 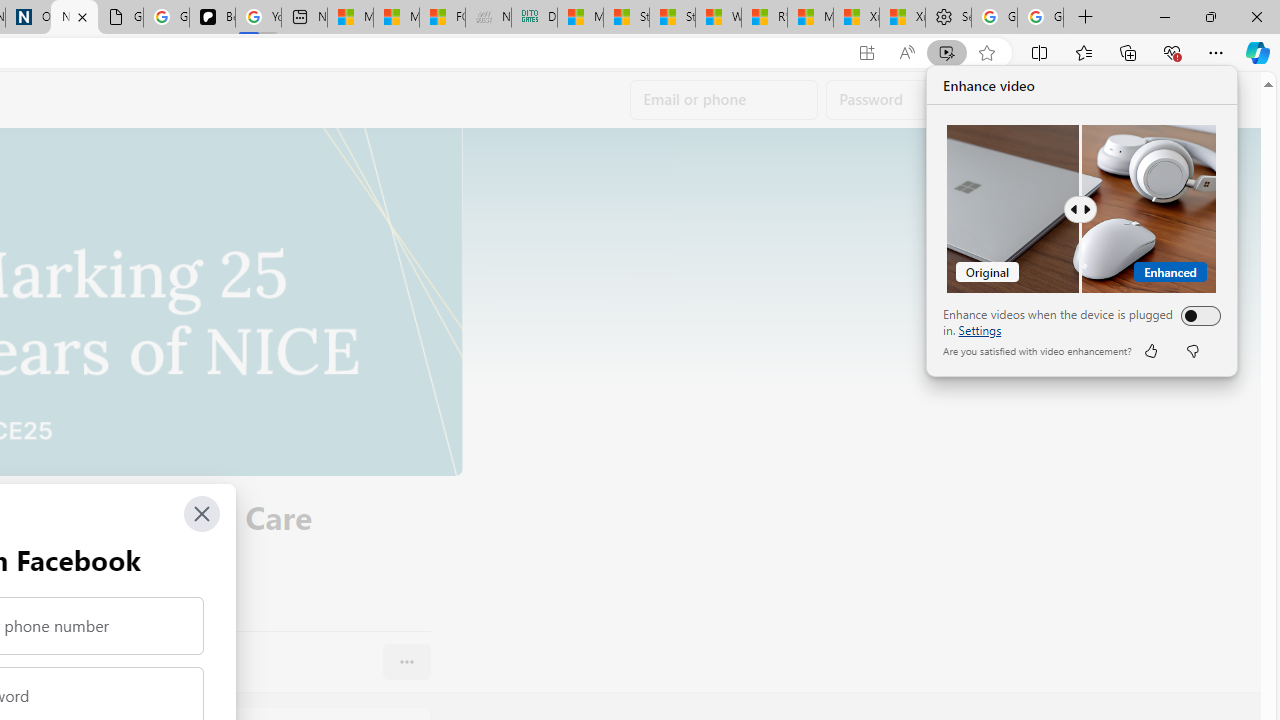 I want to click on 'Settings', so click(x=979, y=329).